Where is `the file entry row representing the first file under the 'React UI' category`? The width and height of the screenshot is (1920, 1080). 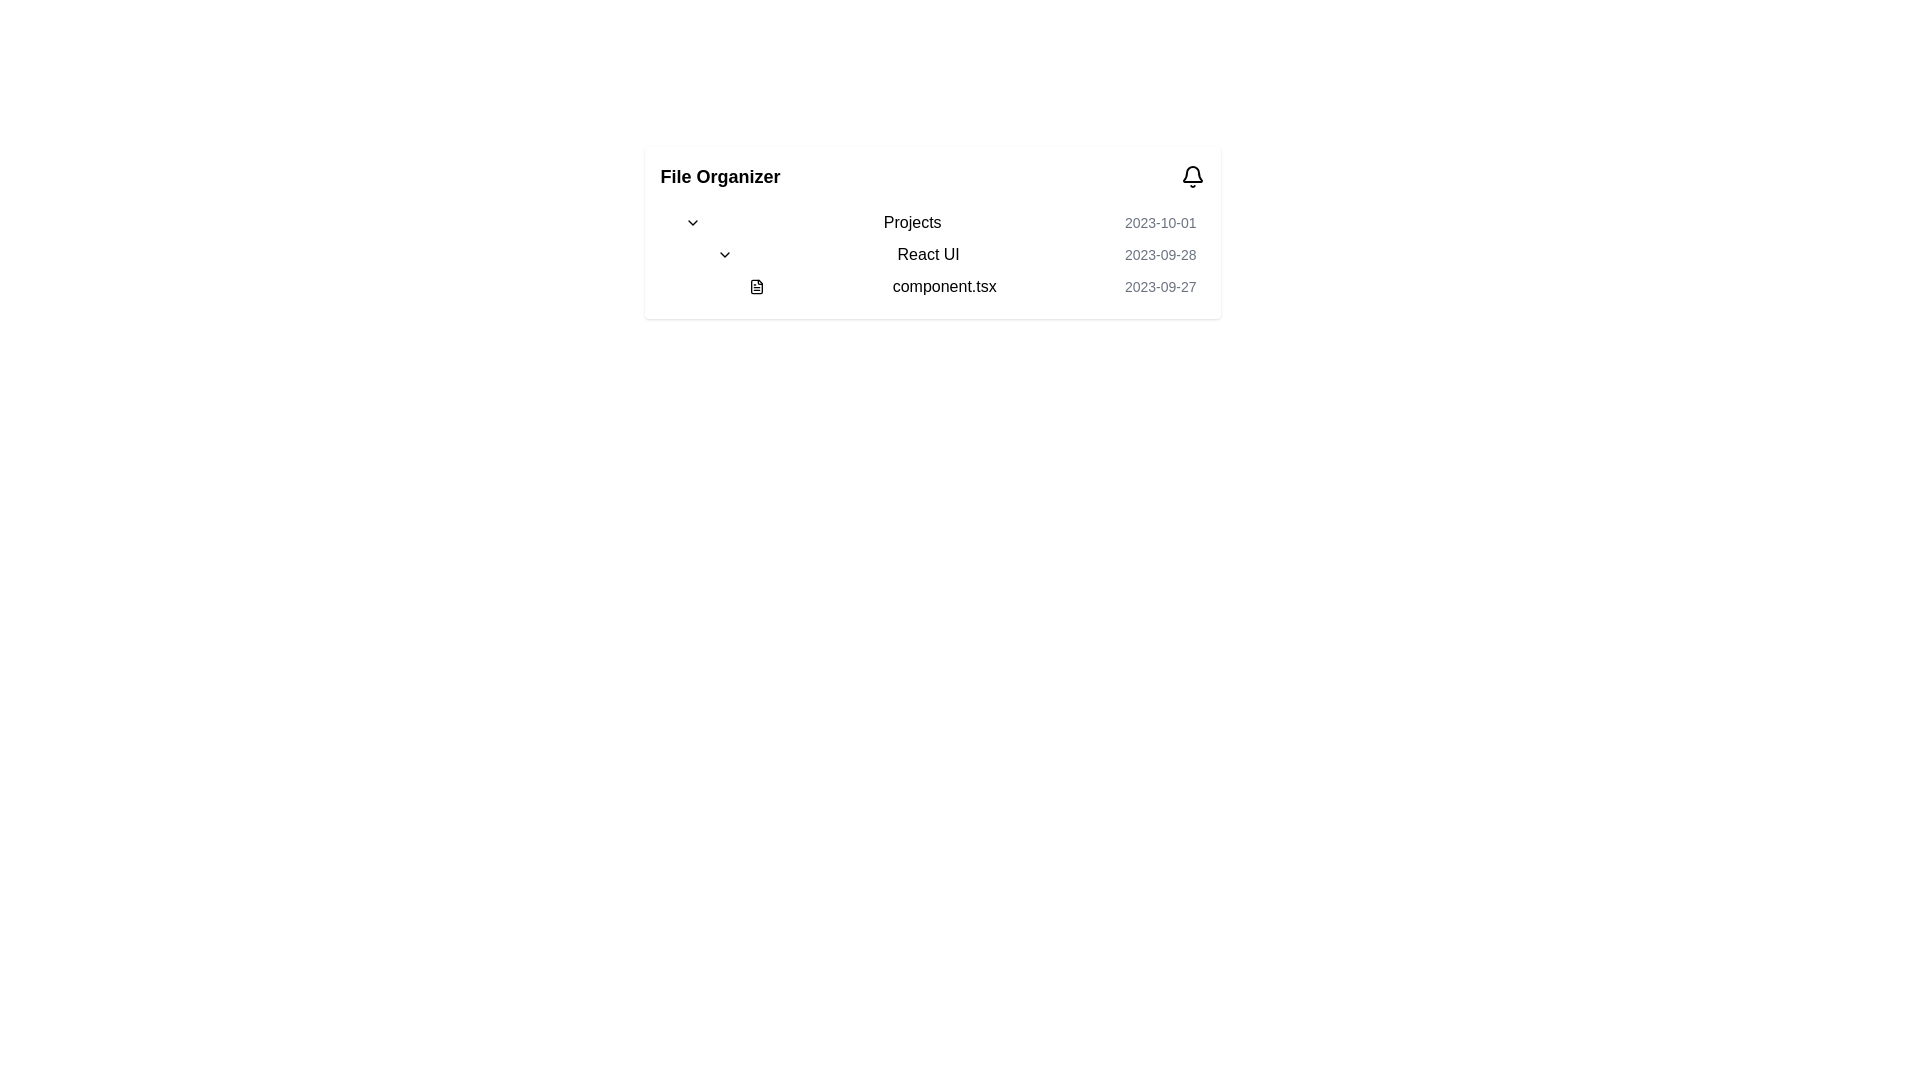
the file entry row representing the first file under the 'React UI' category is located at coordinates (972, 286).